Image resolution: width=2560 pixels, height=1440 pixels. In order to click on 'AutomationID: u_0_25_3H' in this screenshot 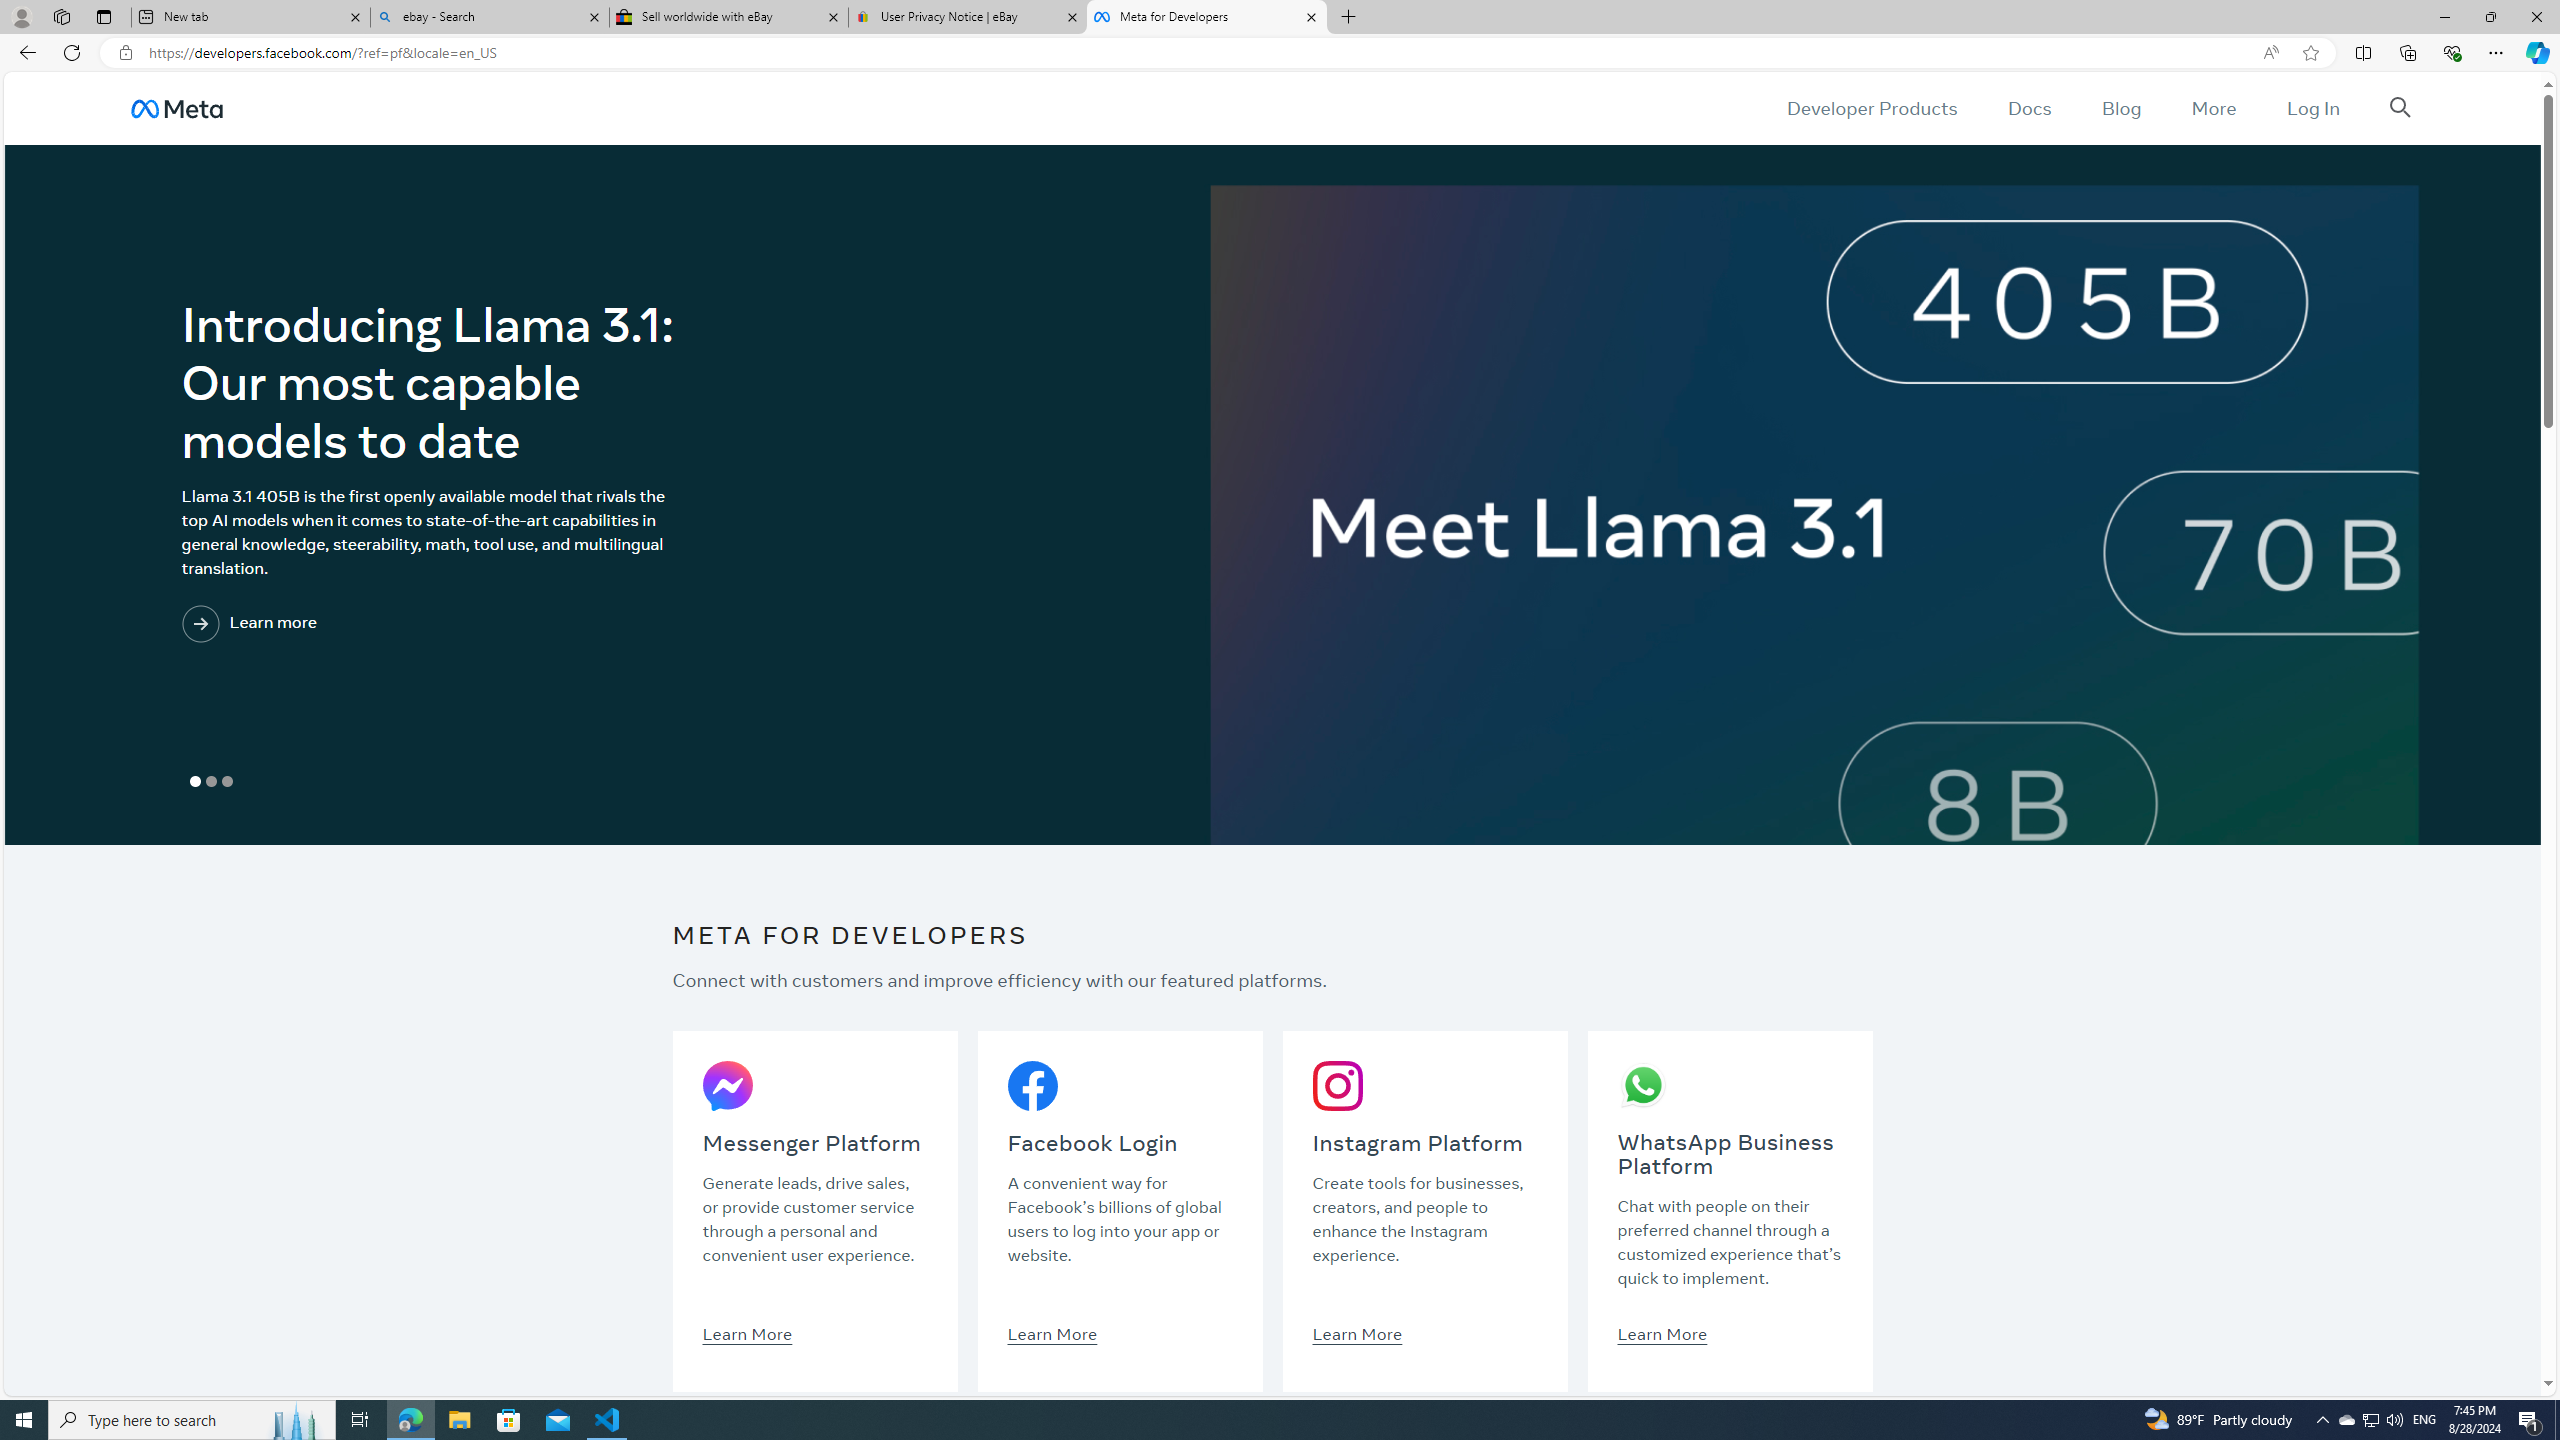, I will do `click(175, 107)`.